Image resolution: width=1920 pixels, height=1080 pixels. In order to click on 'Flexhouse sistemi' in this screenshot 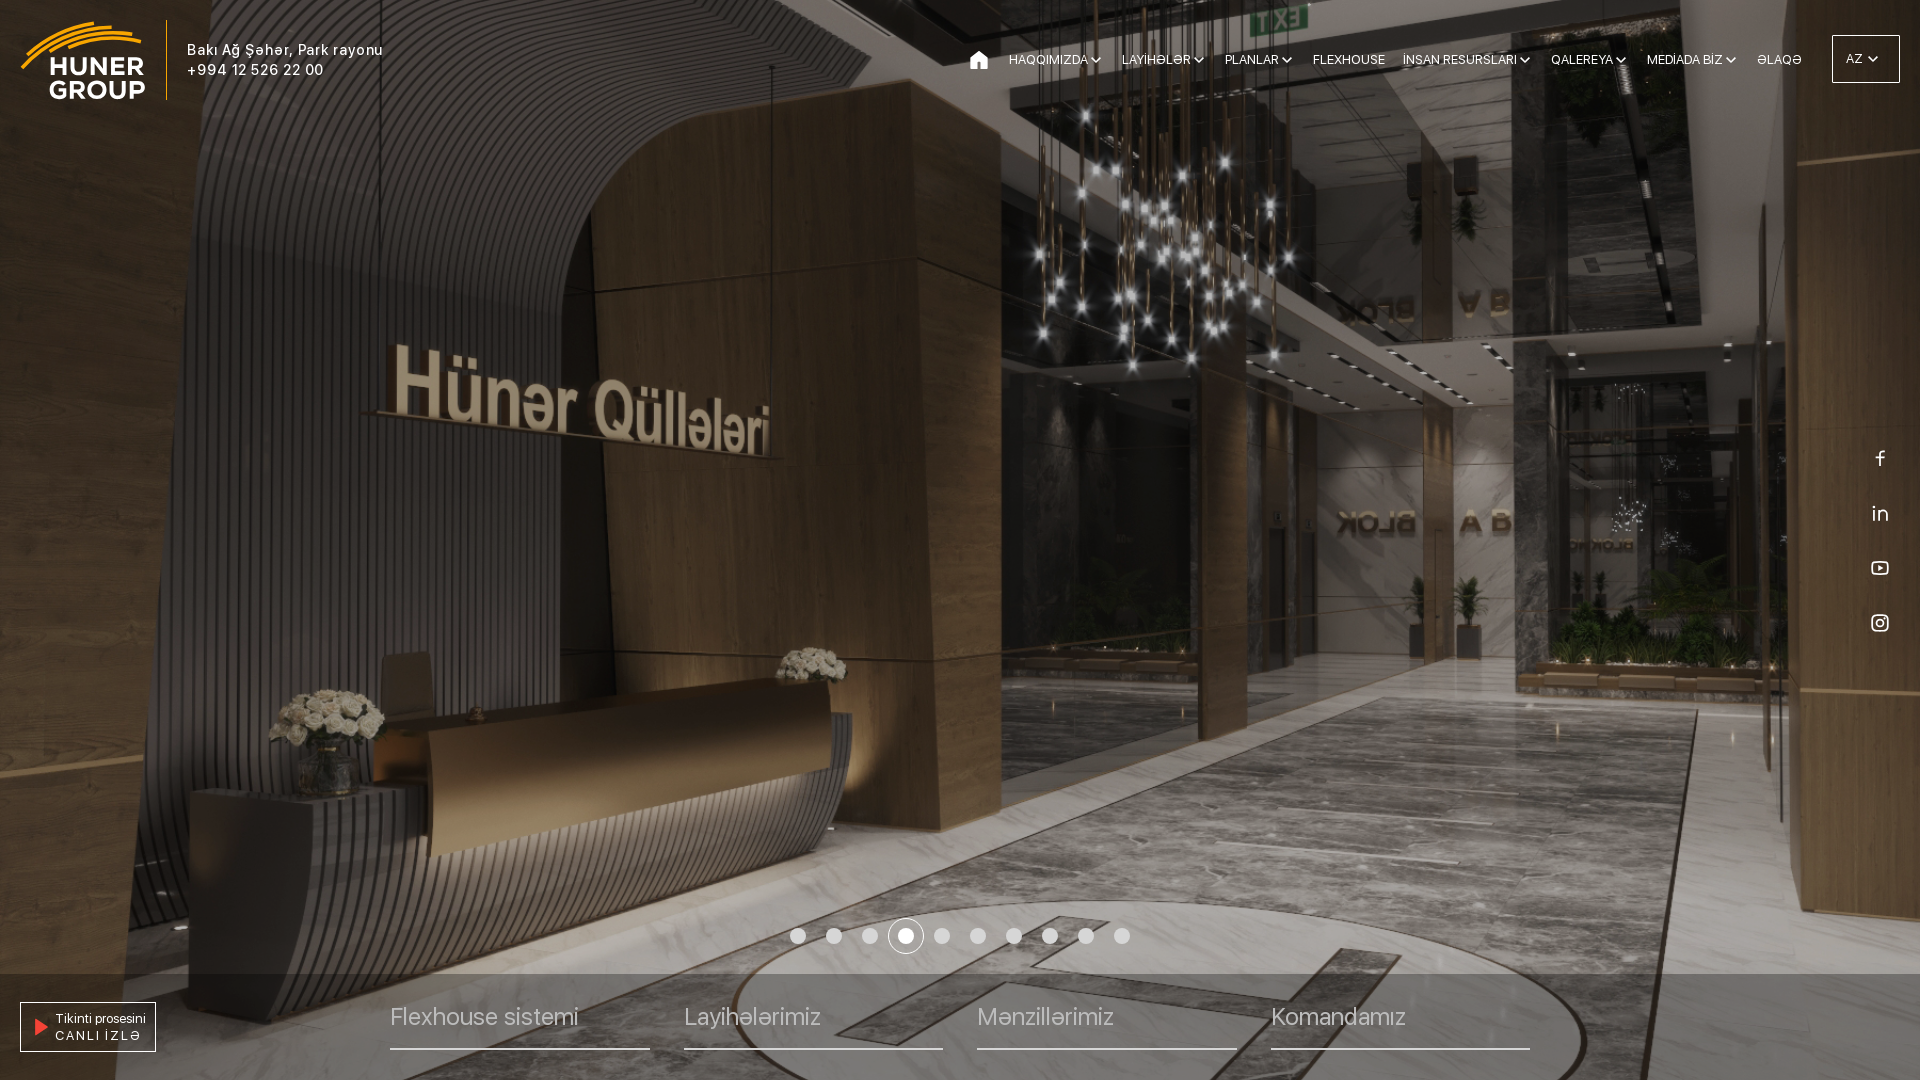, I will do `click(519, 1026)`.